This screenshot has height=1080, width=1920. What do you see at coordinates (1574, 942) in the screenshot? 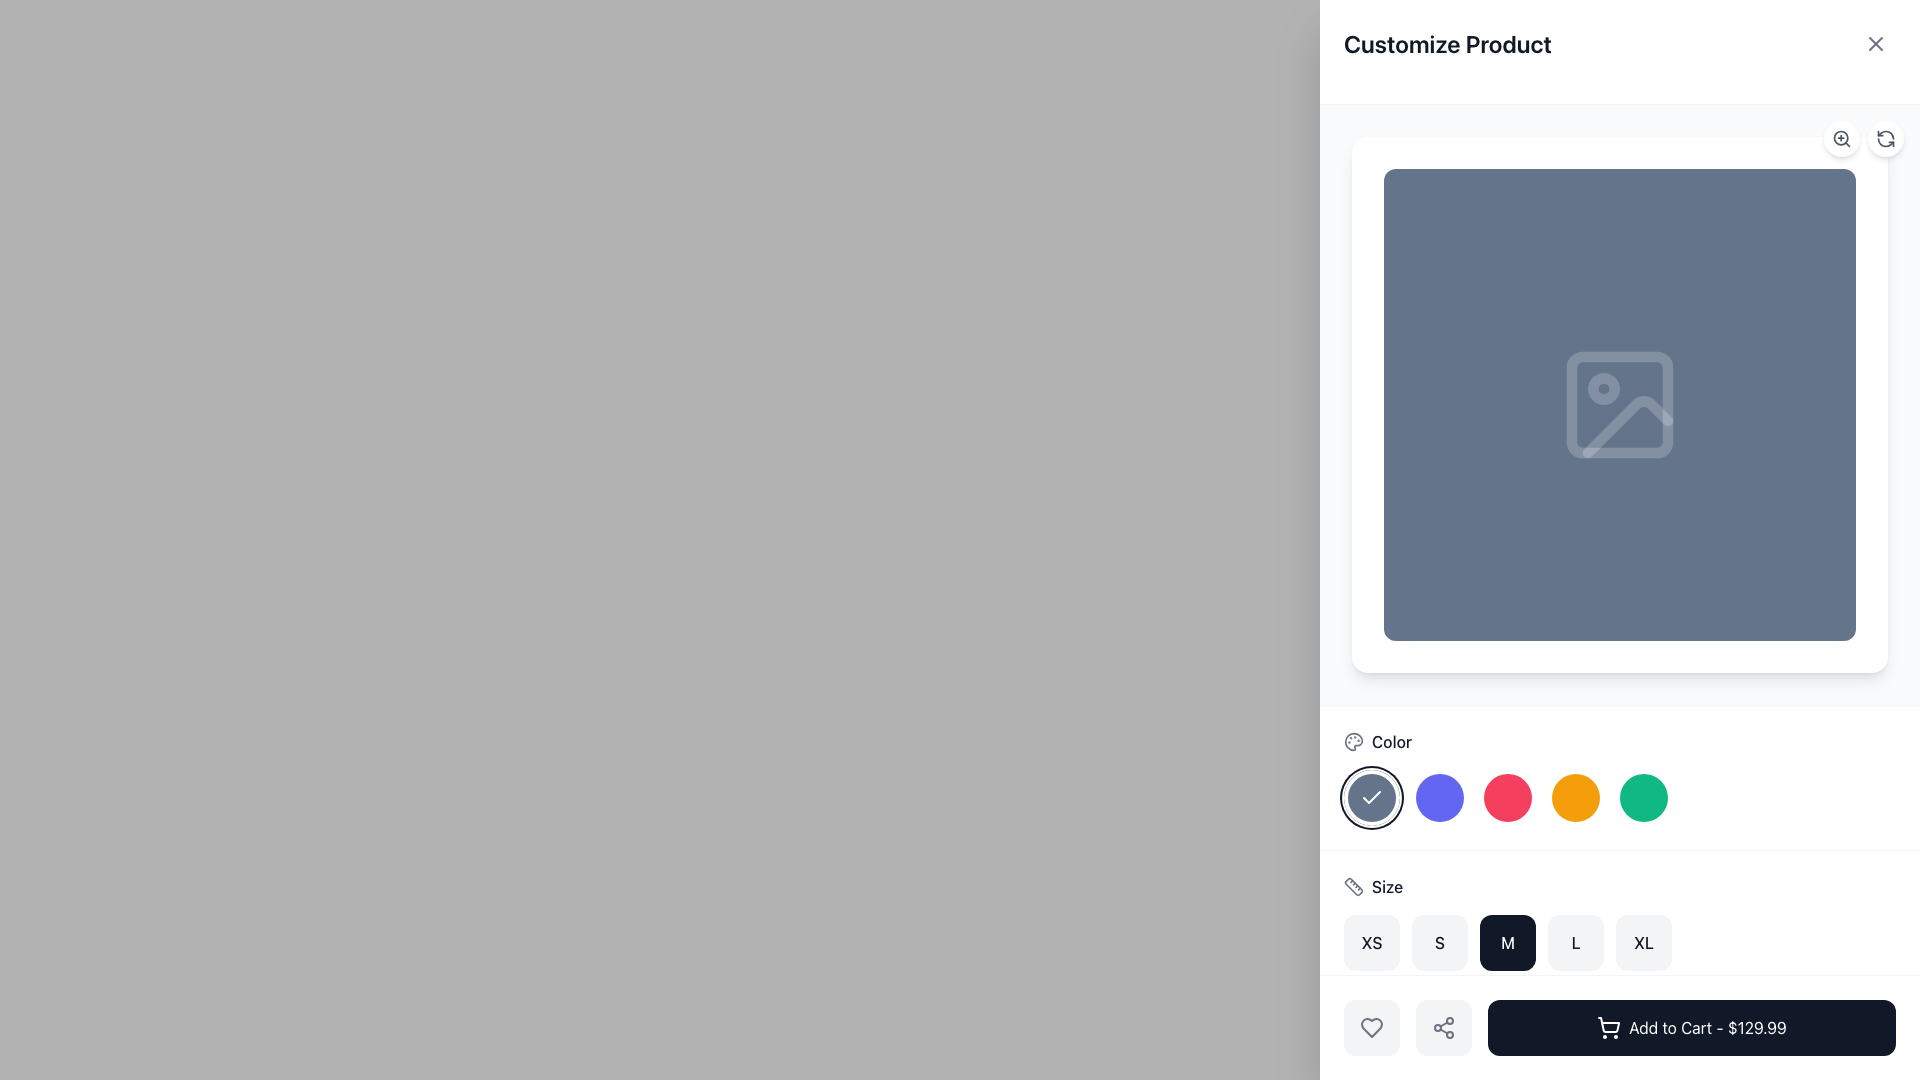
I see `the 'L' size button, the fourth button in the size selection group` at bounding box center [1574, 942].